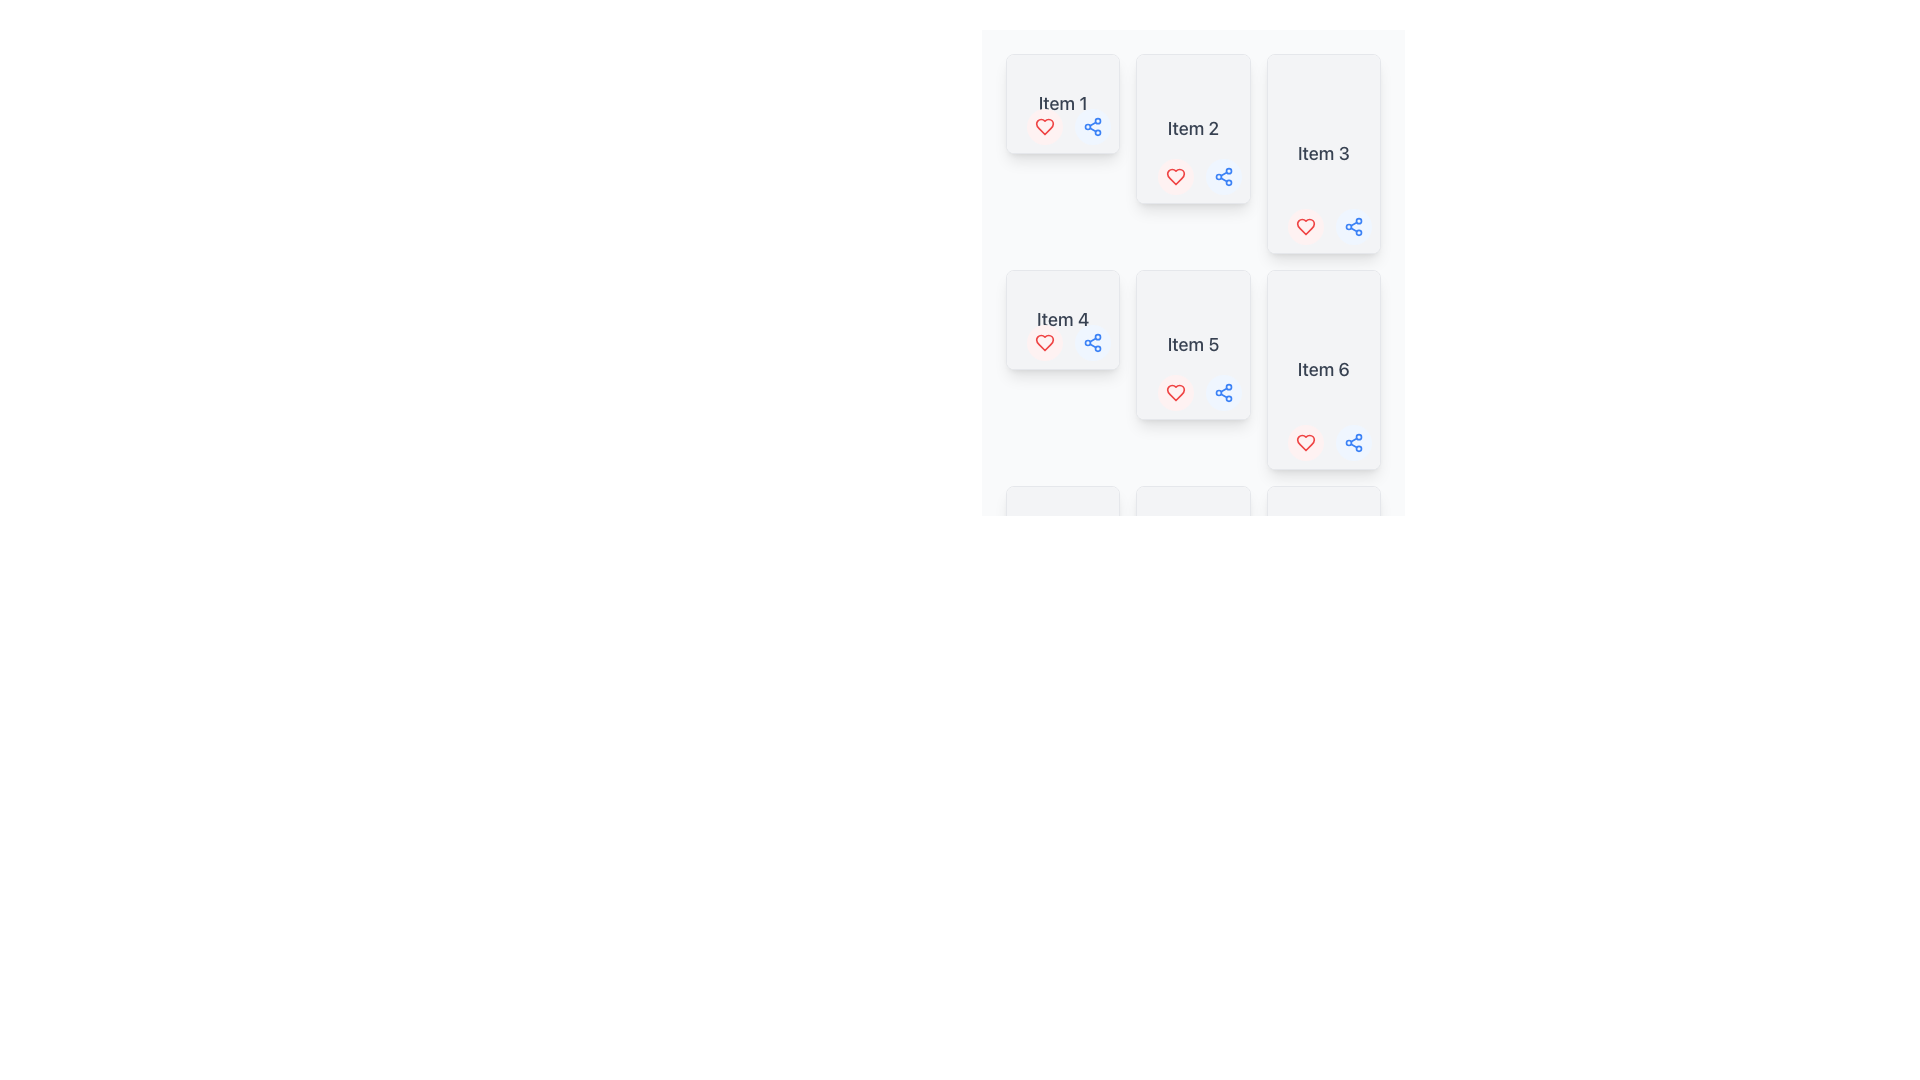 The height and width of the screenshot is (1080, 1920). I want to click on text from the title label located inside the first card in the top-left corner of the grid layout, so click(1062, 104).